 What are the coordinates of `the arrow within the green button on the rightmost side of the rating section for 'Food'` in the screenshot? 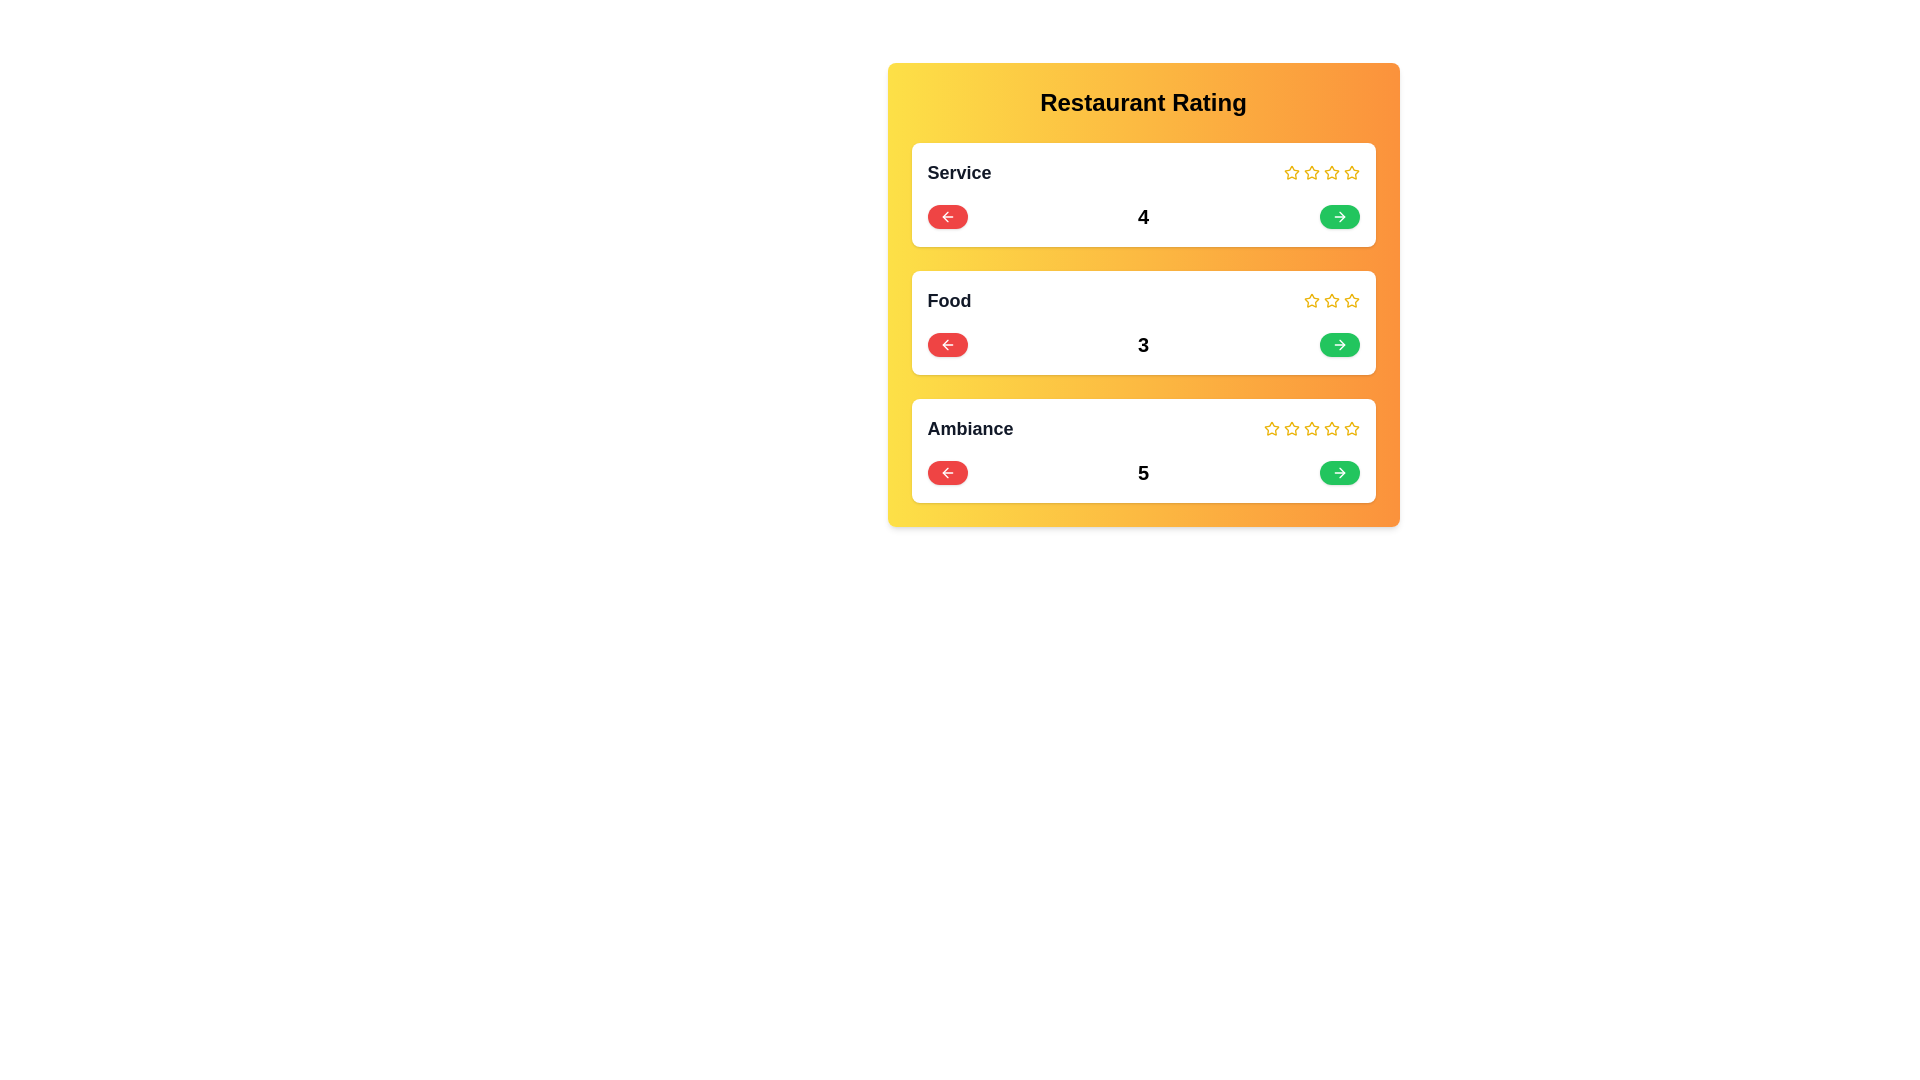 It's located at (1339, 343).